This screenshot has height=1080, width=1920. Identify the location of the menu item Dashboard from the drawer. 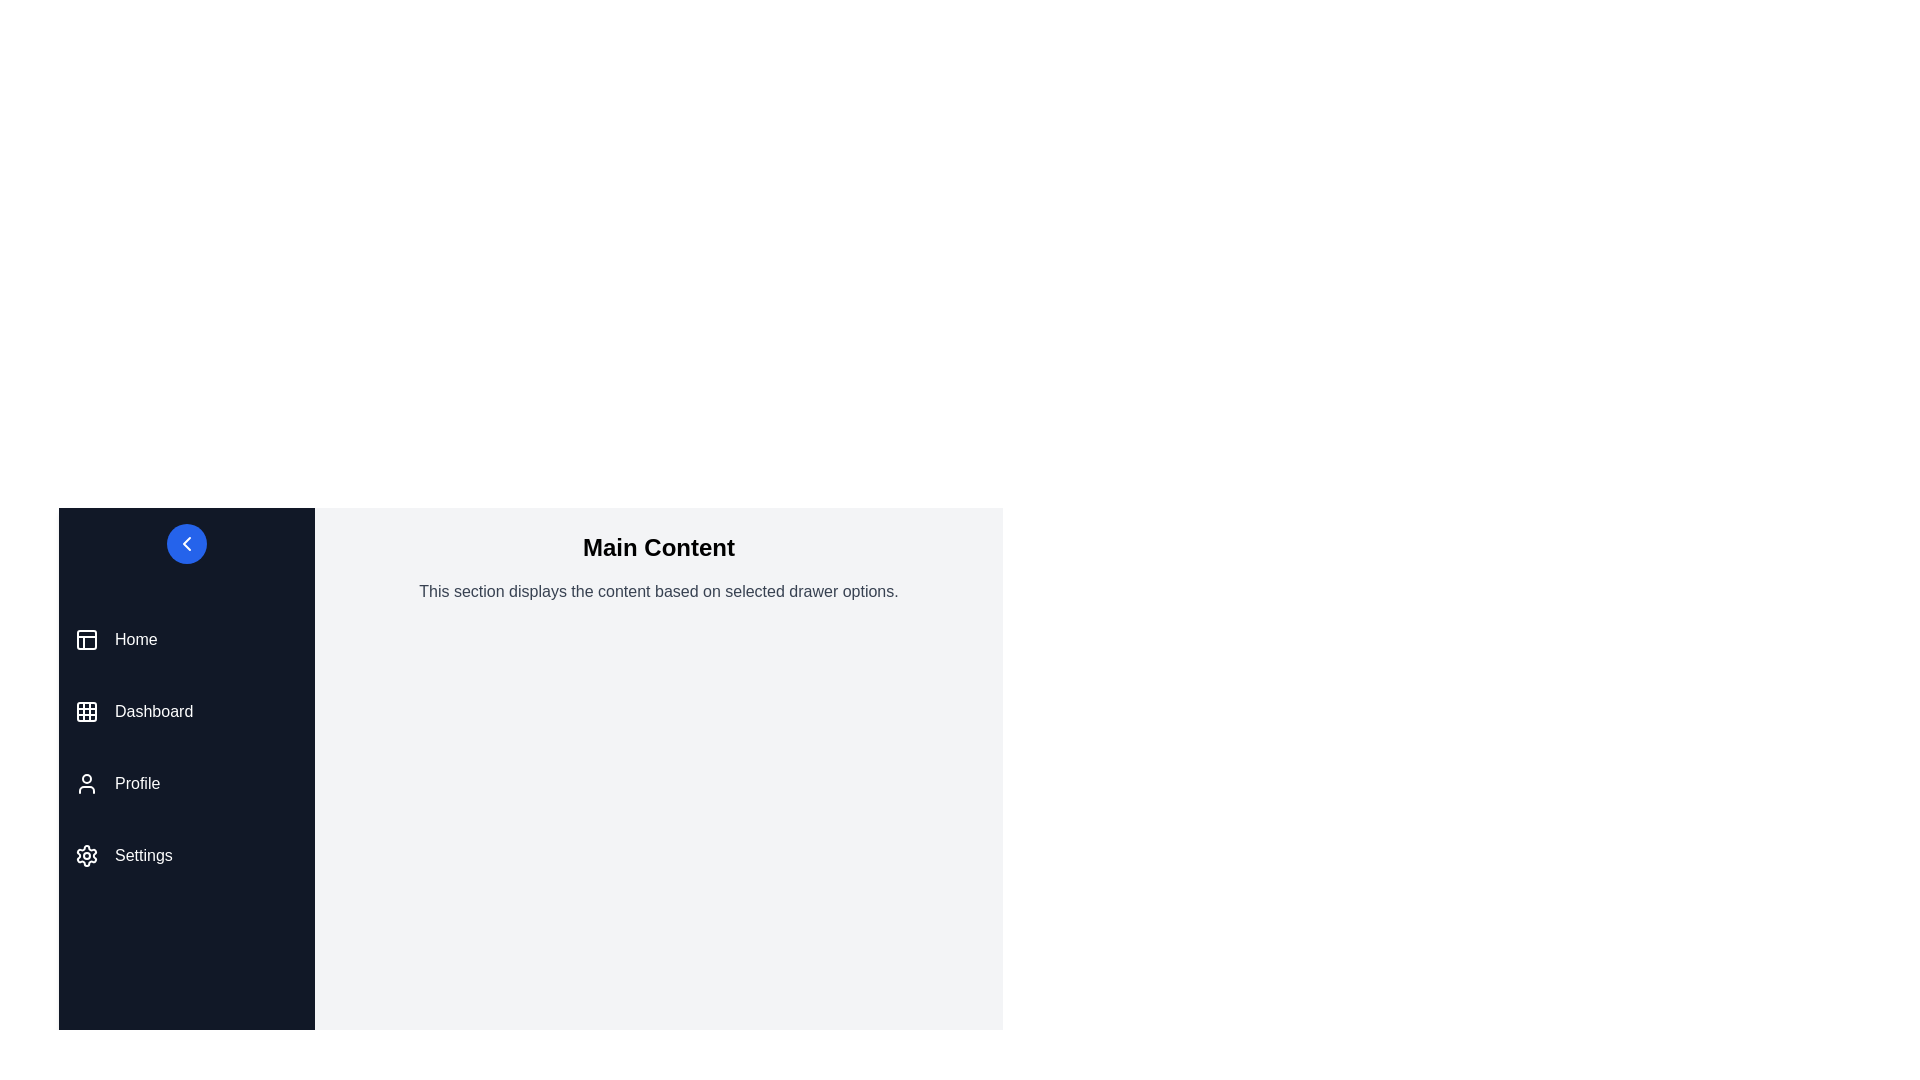
(187, 711).